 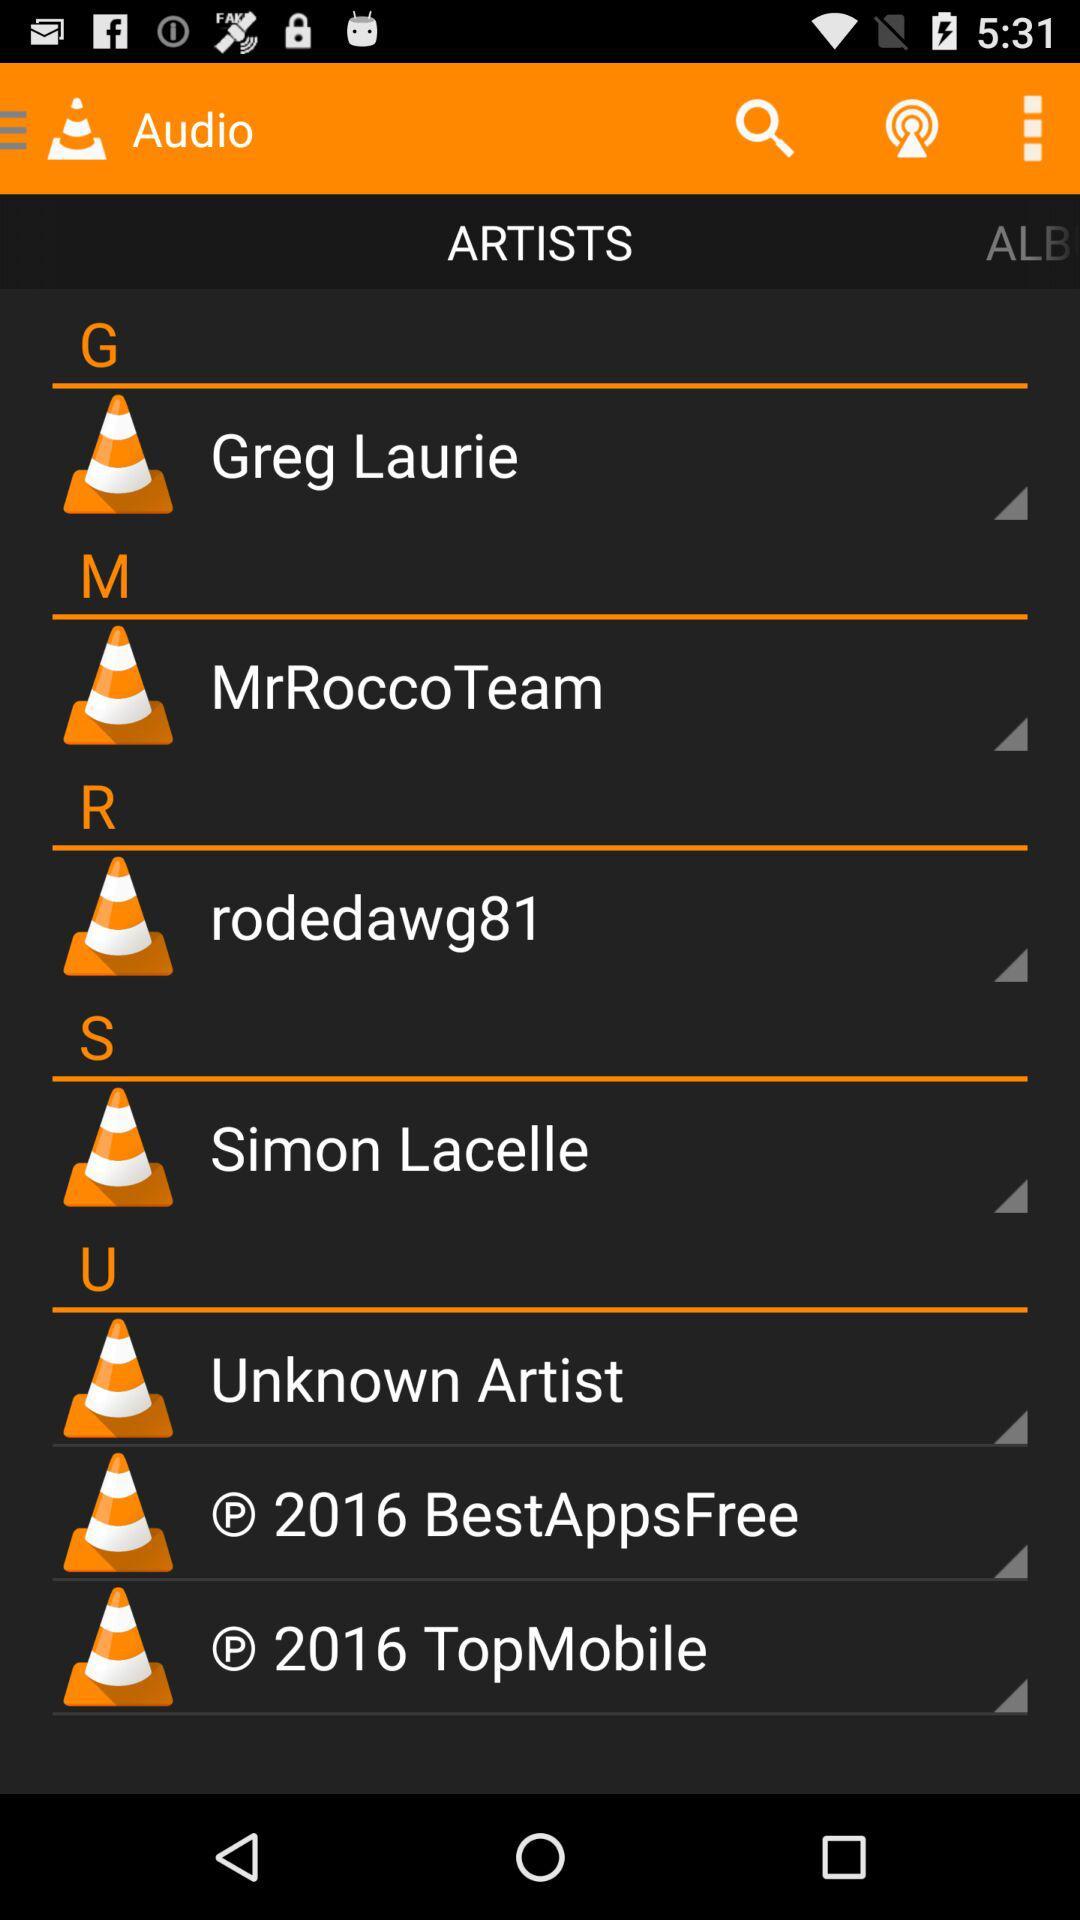 I want to click on see drop sown menu, so click(x=975, y=1661).